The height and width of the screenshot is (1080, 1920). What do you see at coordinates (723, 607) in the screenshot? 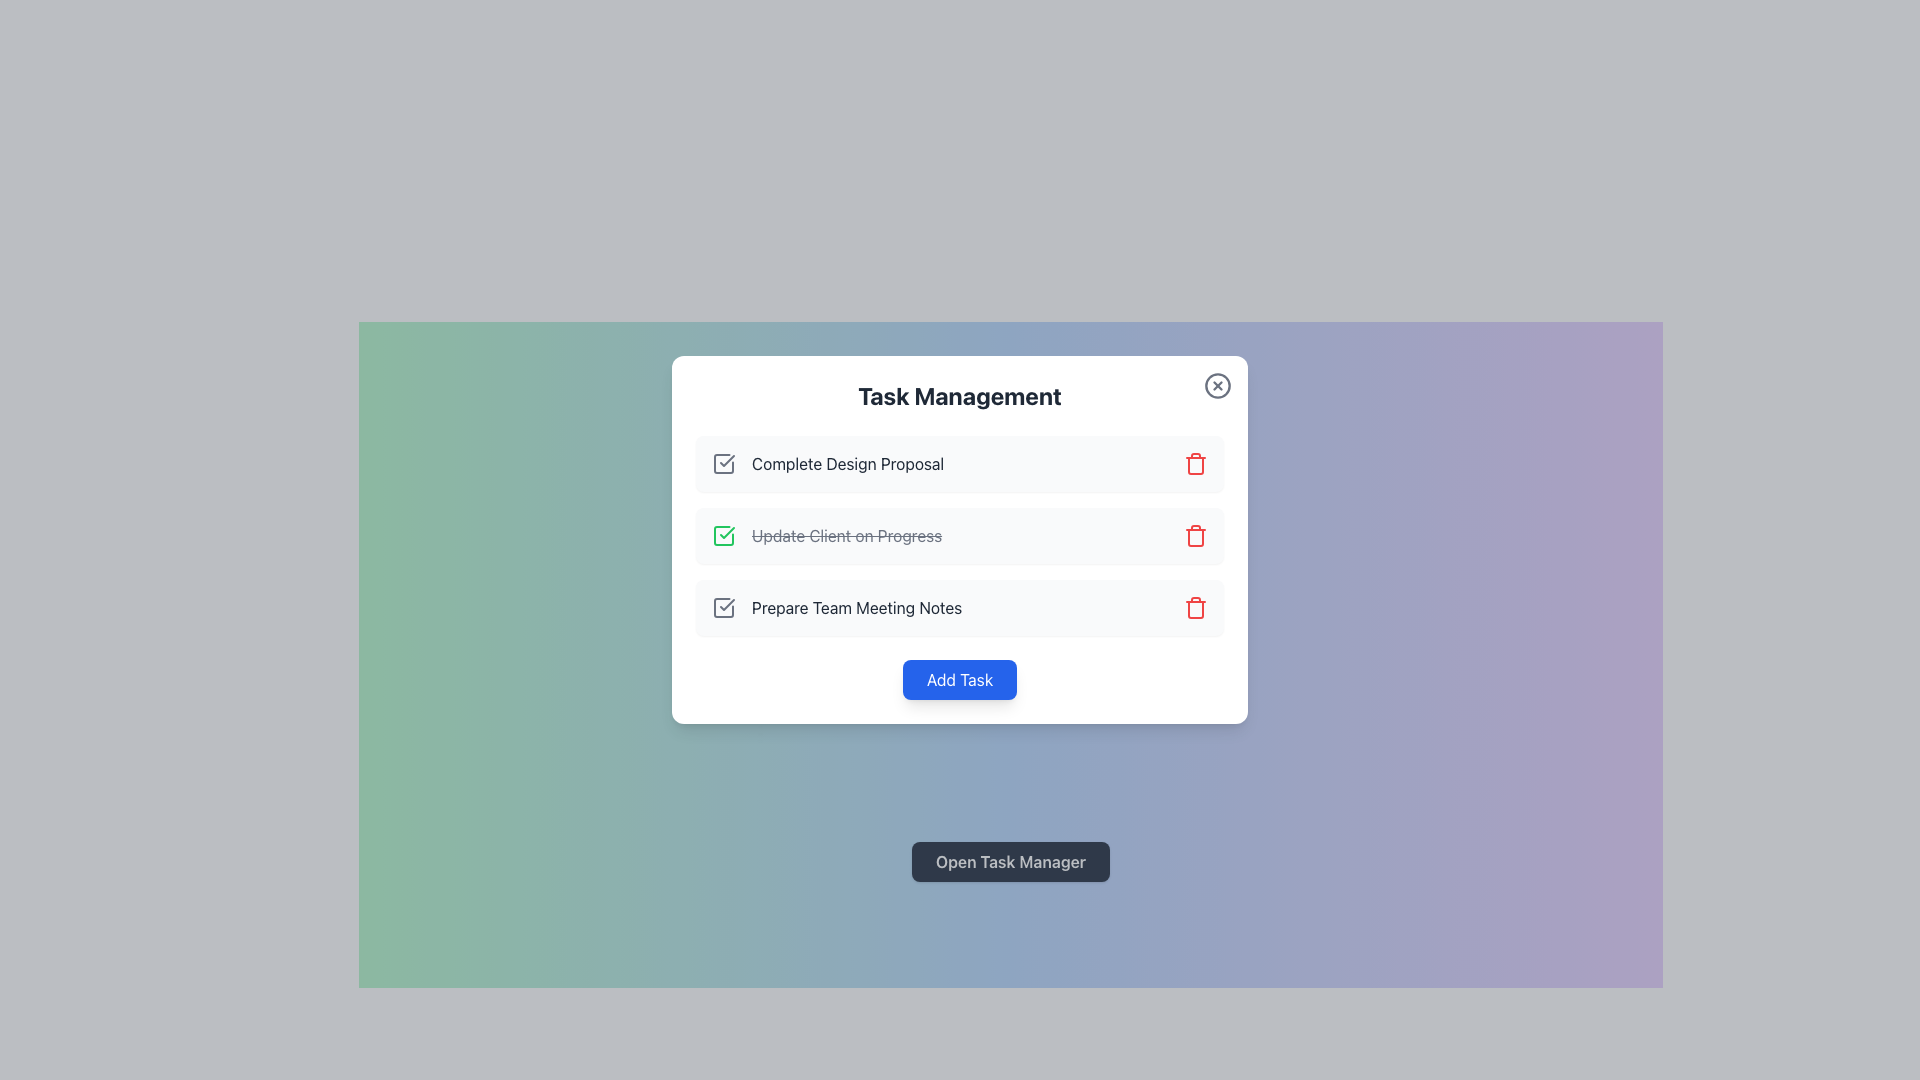
I see `the checkbox` at bounding box center [723, 607].